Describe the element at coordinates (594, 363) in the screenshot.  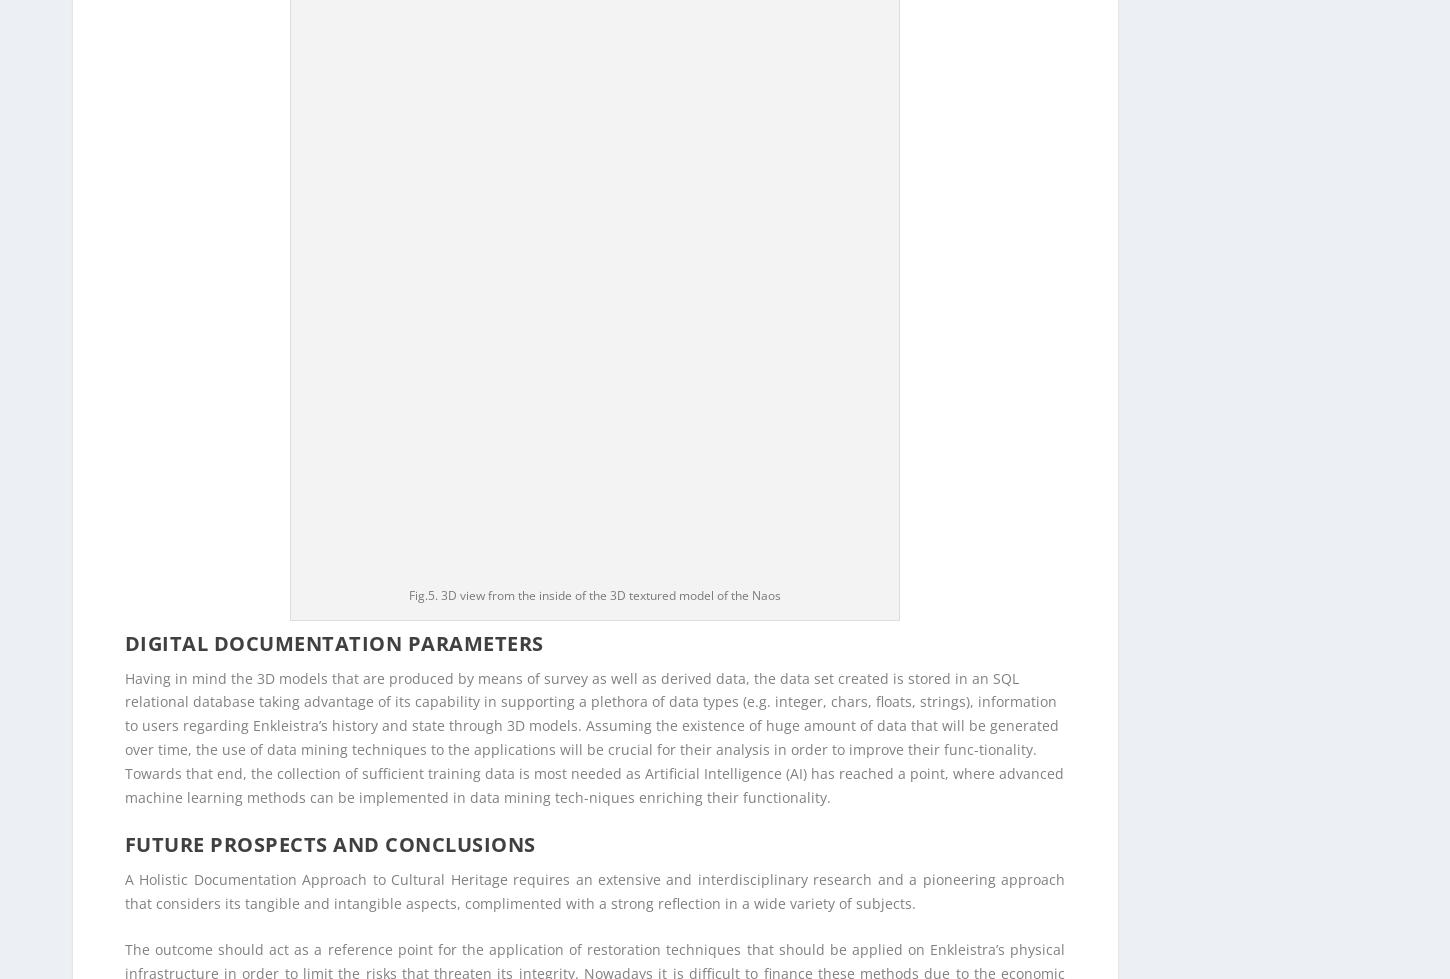
I see `'An online educational tool provides a new way of reusing Cultural Heritage data obtained from imagebased and 3D modelling, terrestrial laser scanning techniques, photogrammetry methods etc. which could also be applied in St. Neophytos case, including interactive lessons and activities using 3D representations of the cavern.'` at that location.